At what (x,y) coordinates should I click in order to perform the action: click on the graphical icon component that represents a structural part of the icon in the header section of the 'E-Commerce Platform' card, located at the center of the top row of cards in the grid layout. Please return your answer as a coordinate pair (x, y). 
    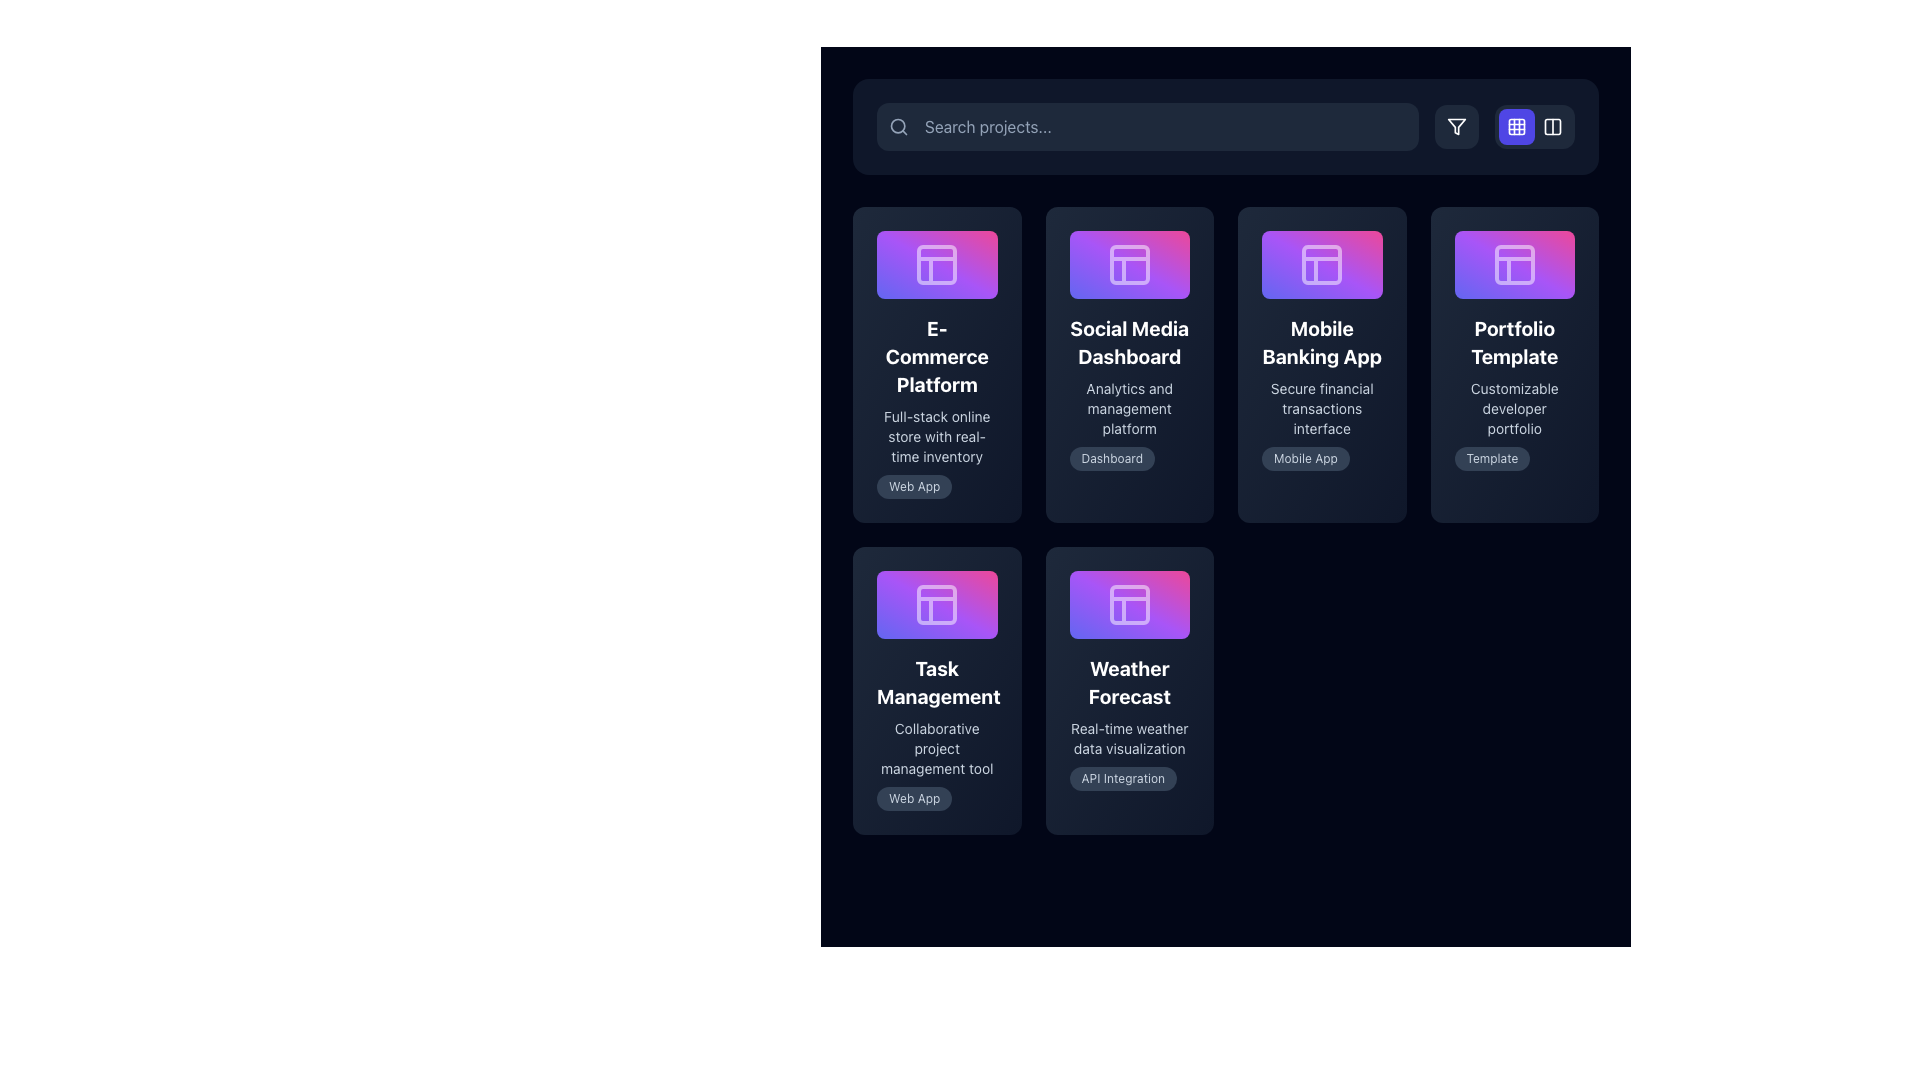
    Looking at the image, I should click on (936, 263).